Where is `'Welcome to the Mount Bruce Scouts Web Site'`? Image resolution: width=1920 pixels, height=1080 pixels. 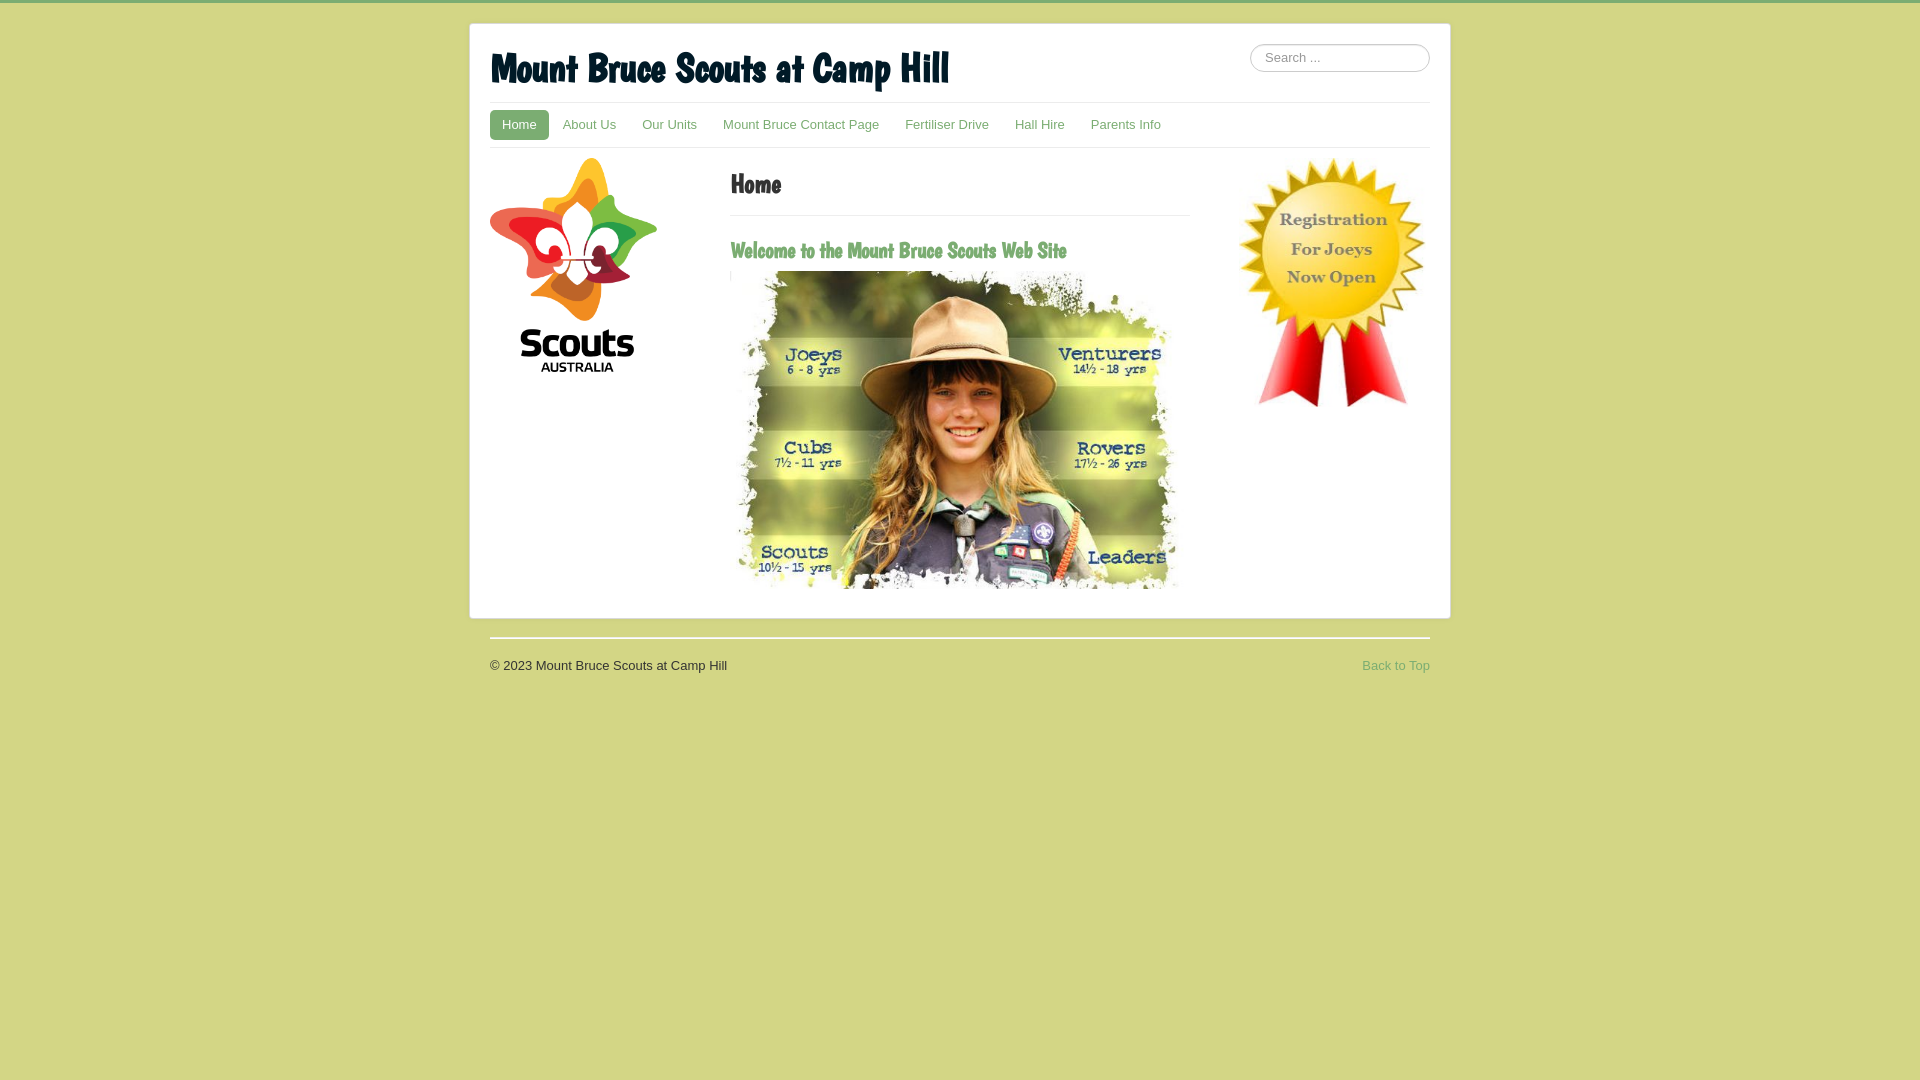
'Welcome to the Mount Bruce Scouts Web Site' is located at coordinates (896, 249).